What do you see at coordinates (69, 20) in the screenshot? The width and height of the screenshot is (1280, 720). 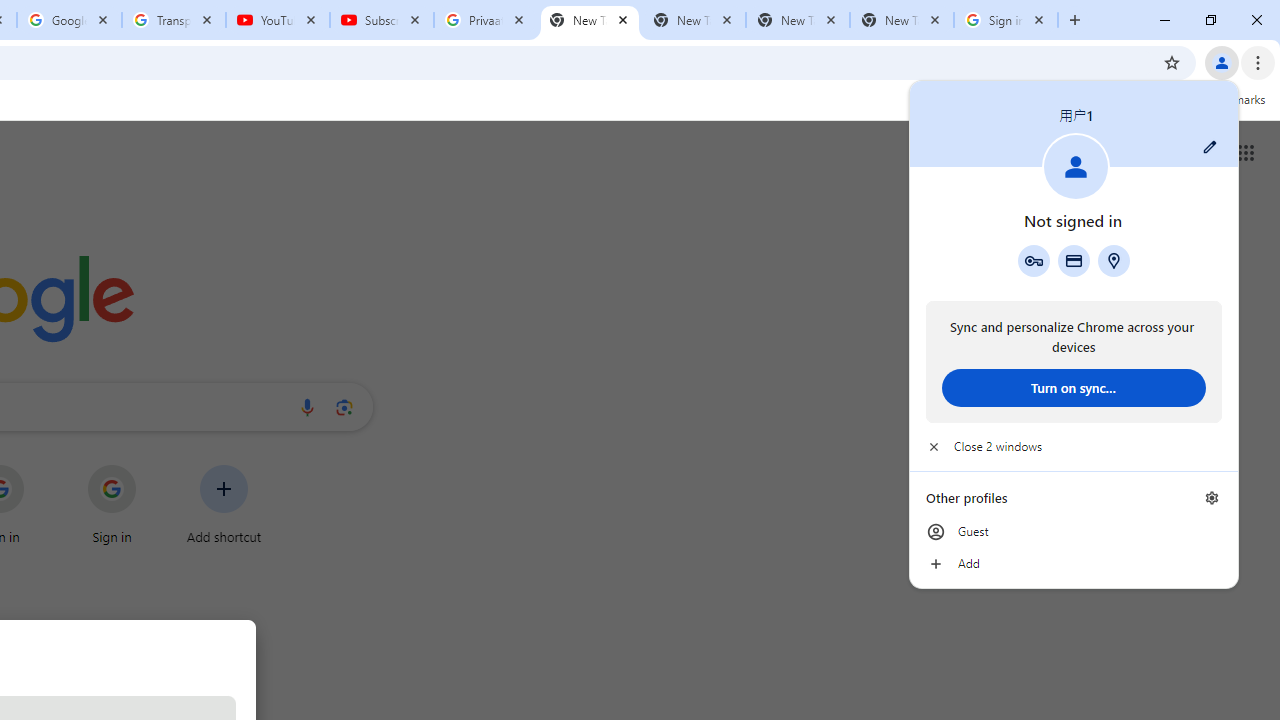 I see `'Google Account'` at bounding box center [69, 20].